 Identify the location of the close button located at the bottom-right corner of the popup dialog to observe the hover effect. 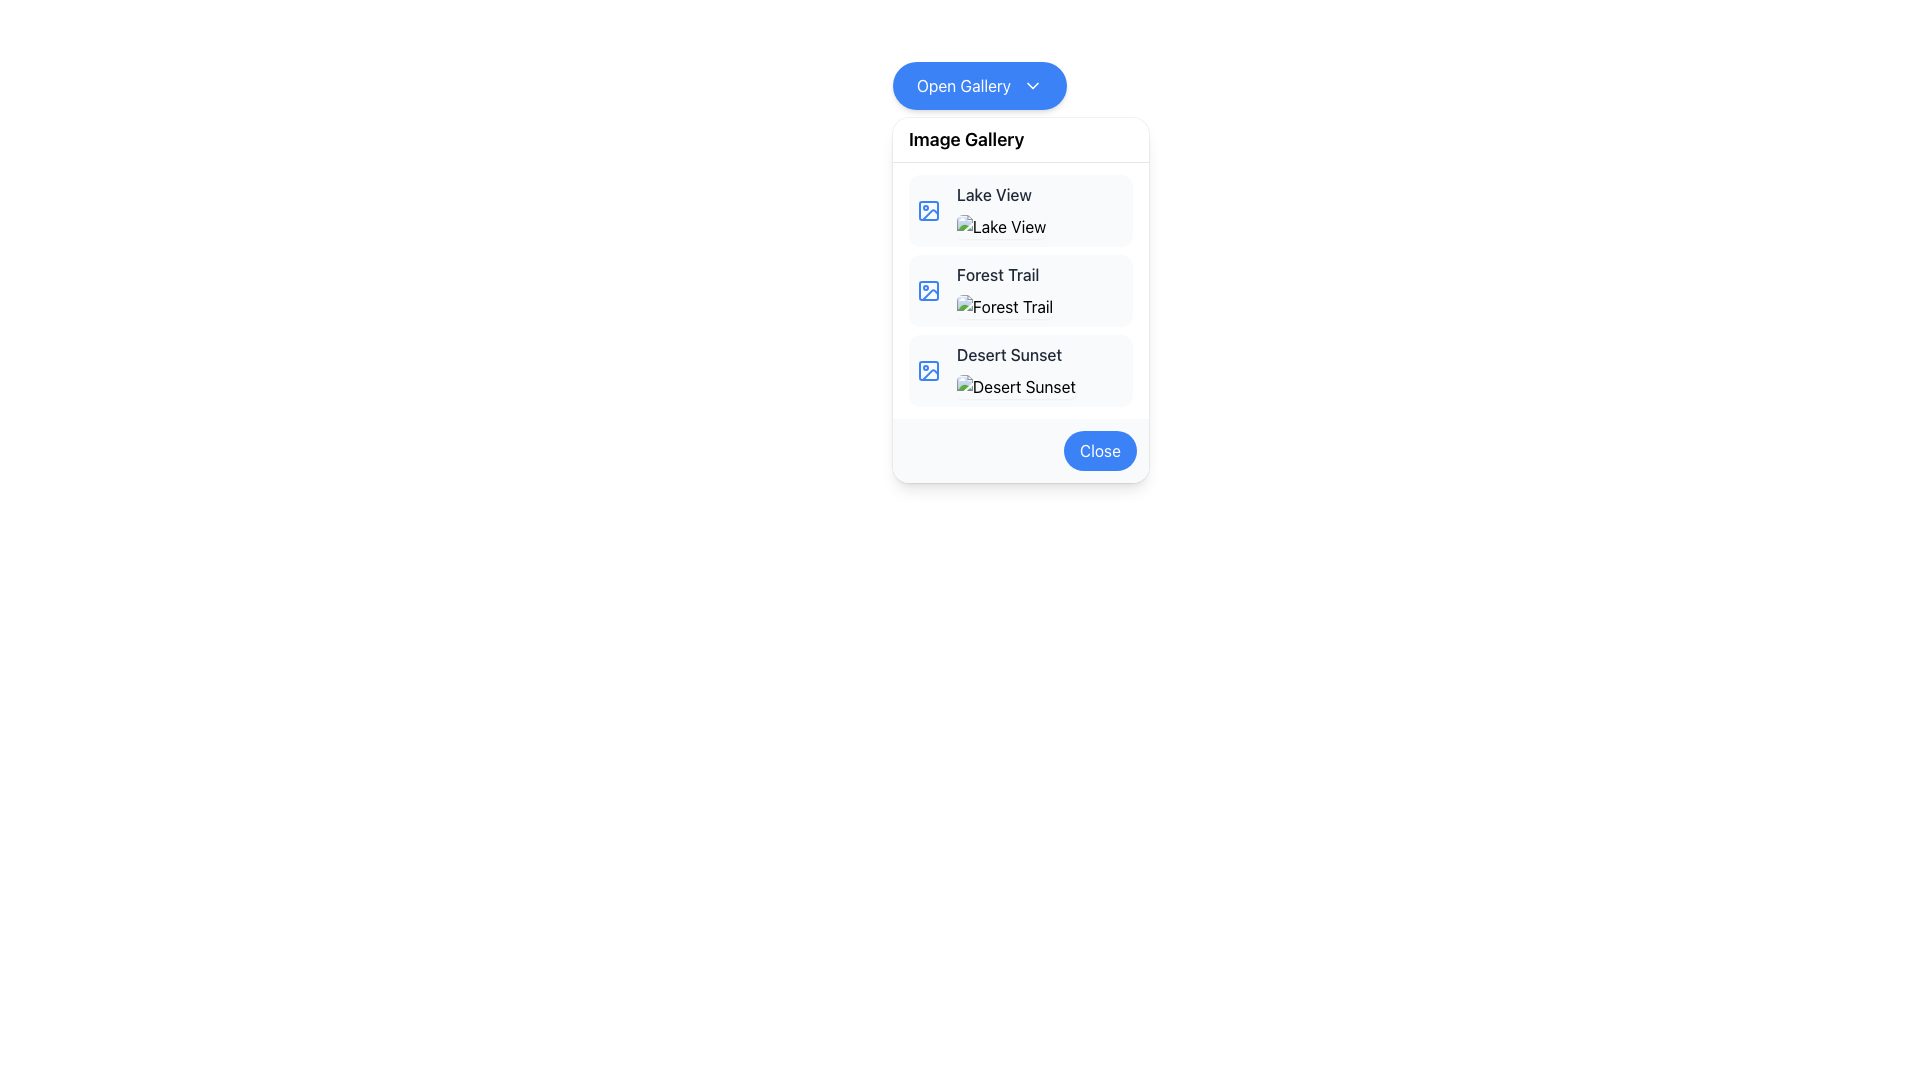
(1099, 451).